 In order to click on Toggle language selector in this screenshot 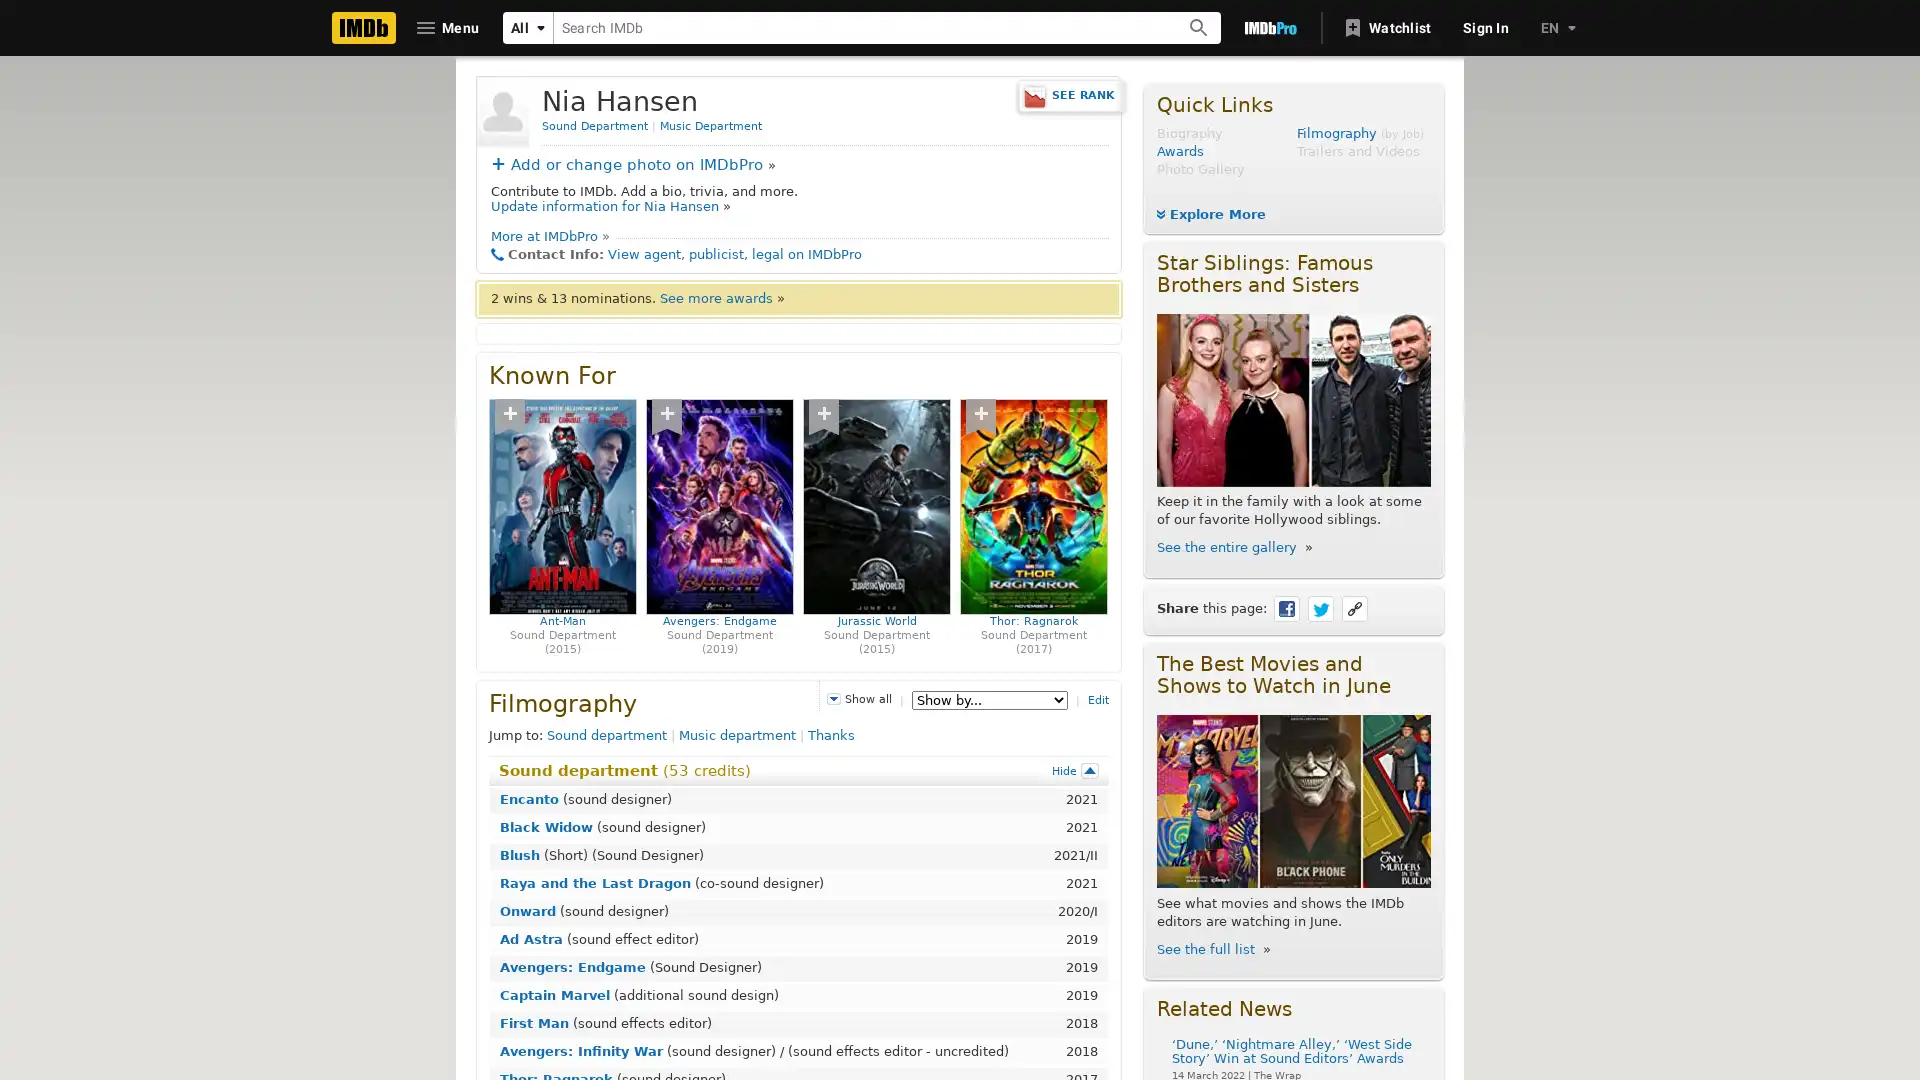, I will do `click(1555, 27)`.